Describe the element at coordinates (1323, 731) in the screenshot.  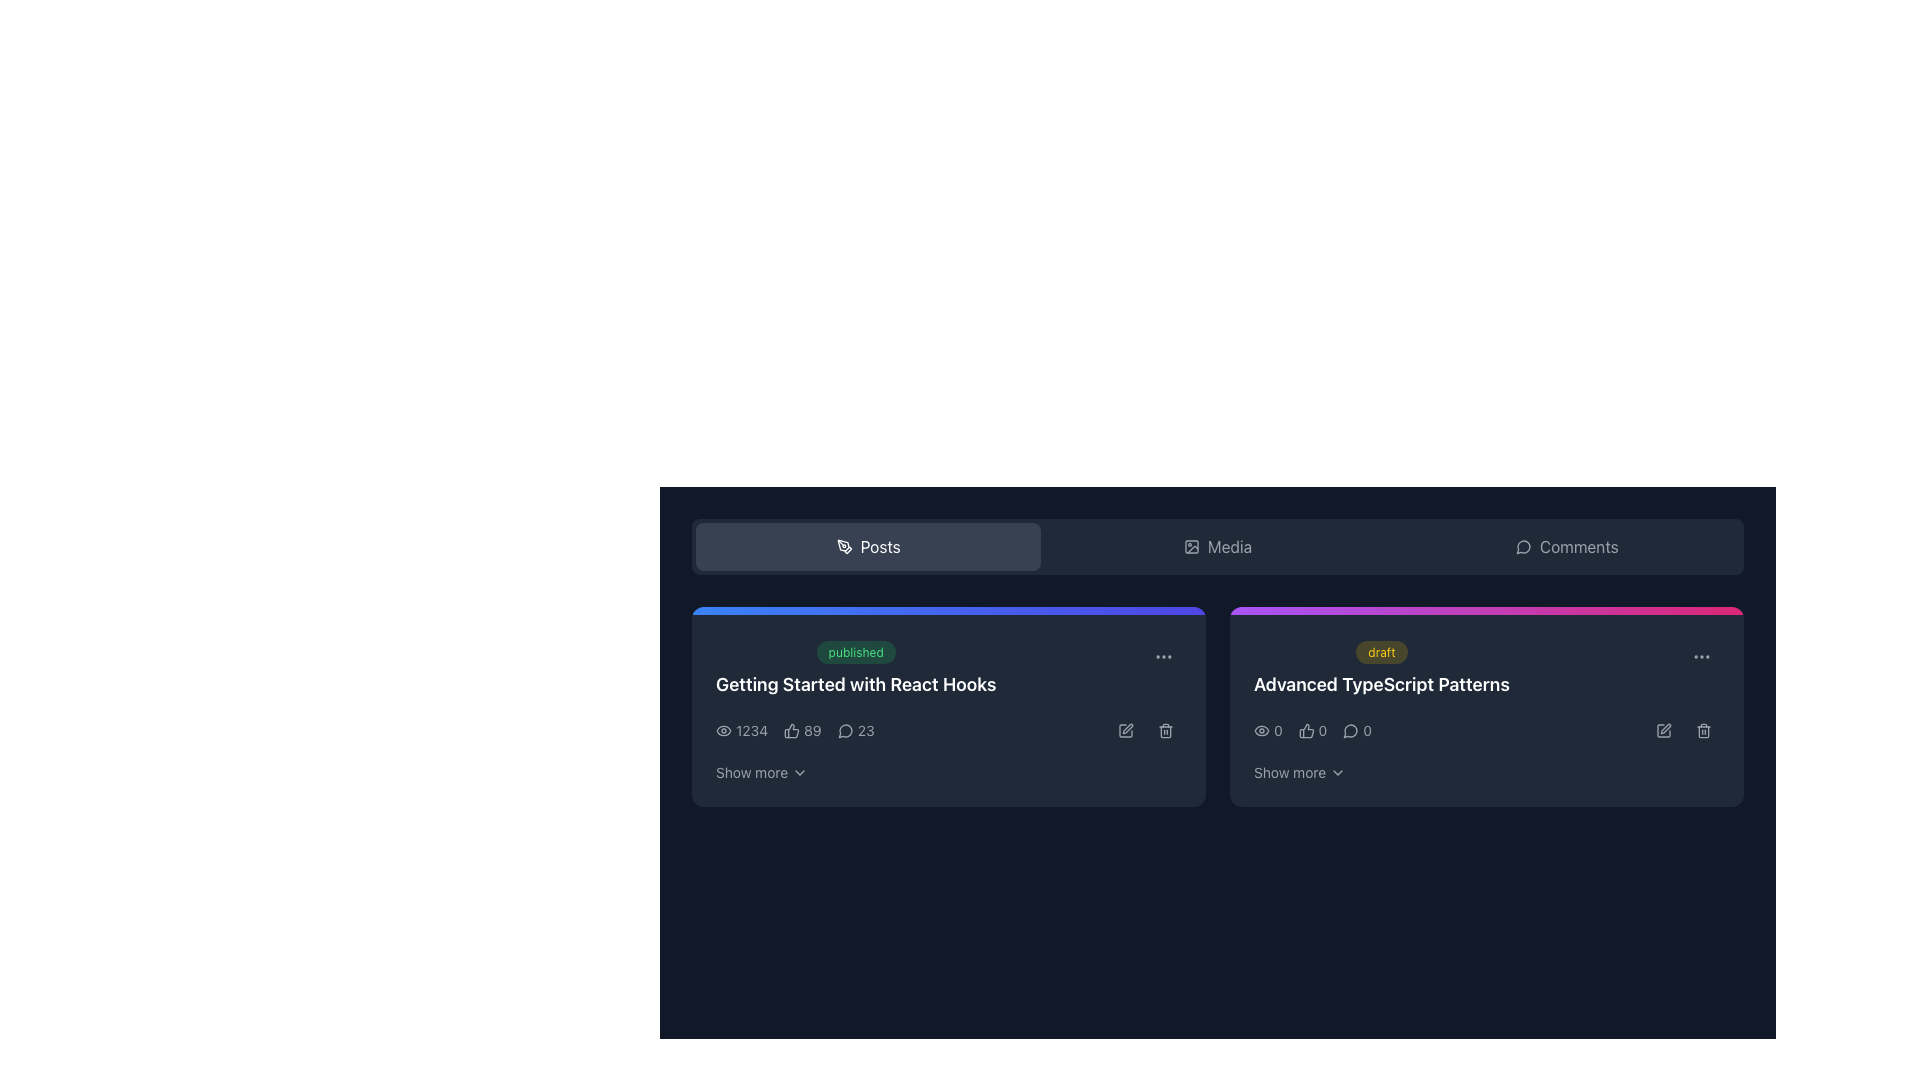
I see `the numeric text label displaying '0', which is styled with a white font color and positioned to the right of a thumbs-up icon, indicating a count of positive interactions` at that location.